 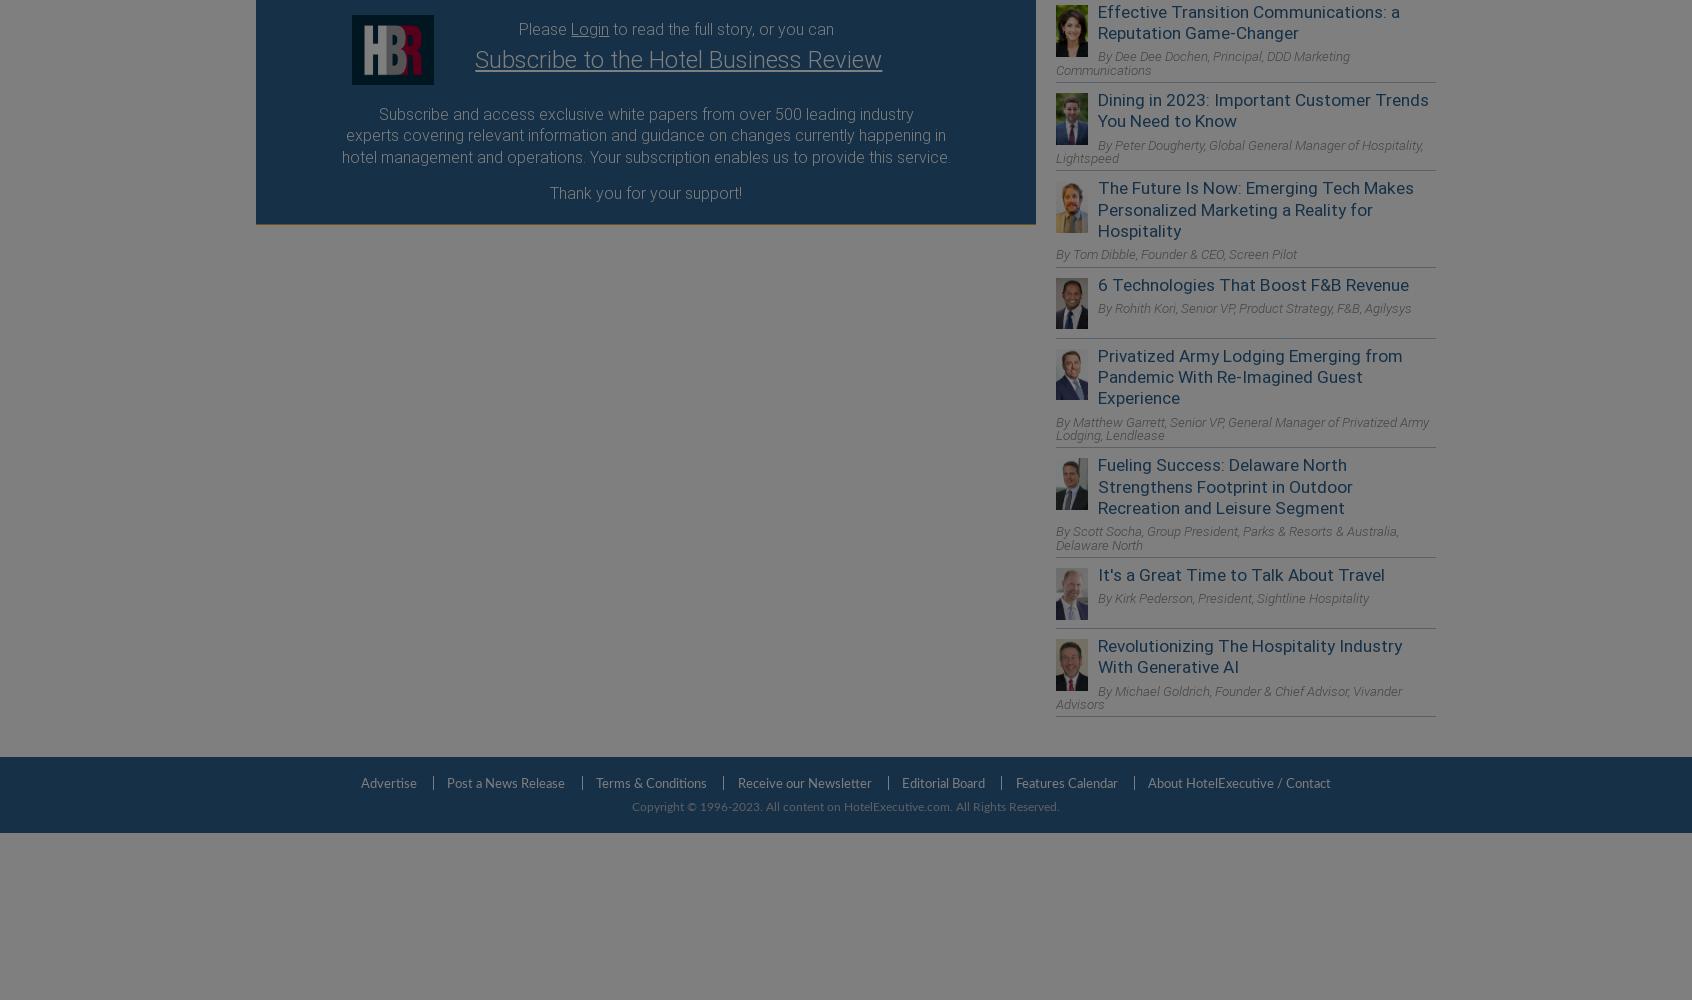 I want to click on 'Dining in 2023: Important Customer Trends You Need to Know', so click(x=1263, y=109).